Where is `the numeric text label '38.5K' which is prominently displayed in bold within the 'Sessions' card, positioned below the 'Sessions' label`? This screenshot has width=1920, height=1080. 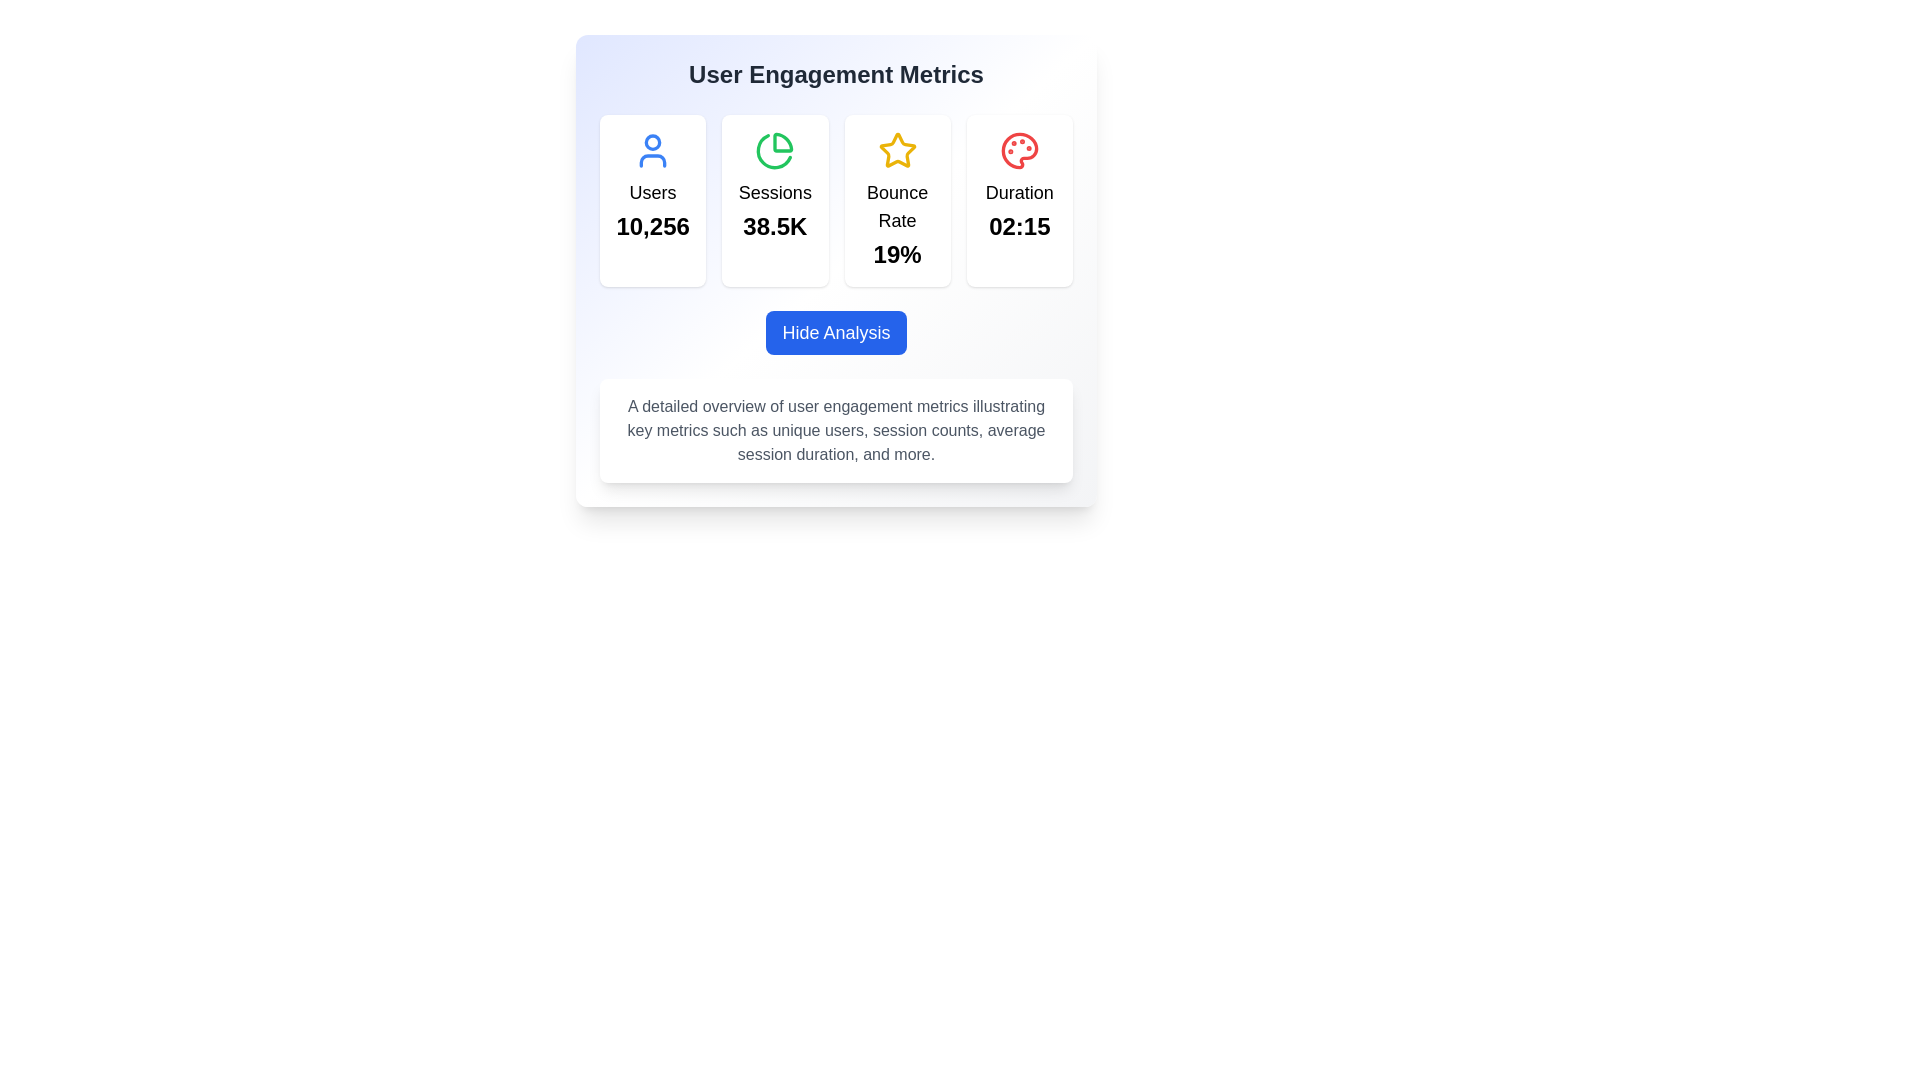
the numeric text label '38.5K' which is prominently displayed in bold within the 'Sessions' card, positioned below the 'Sessions' label is located at coordinates (774, 226).